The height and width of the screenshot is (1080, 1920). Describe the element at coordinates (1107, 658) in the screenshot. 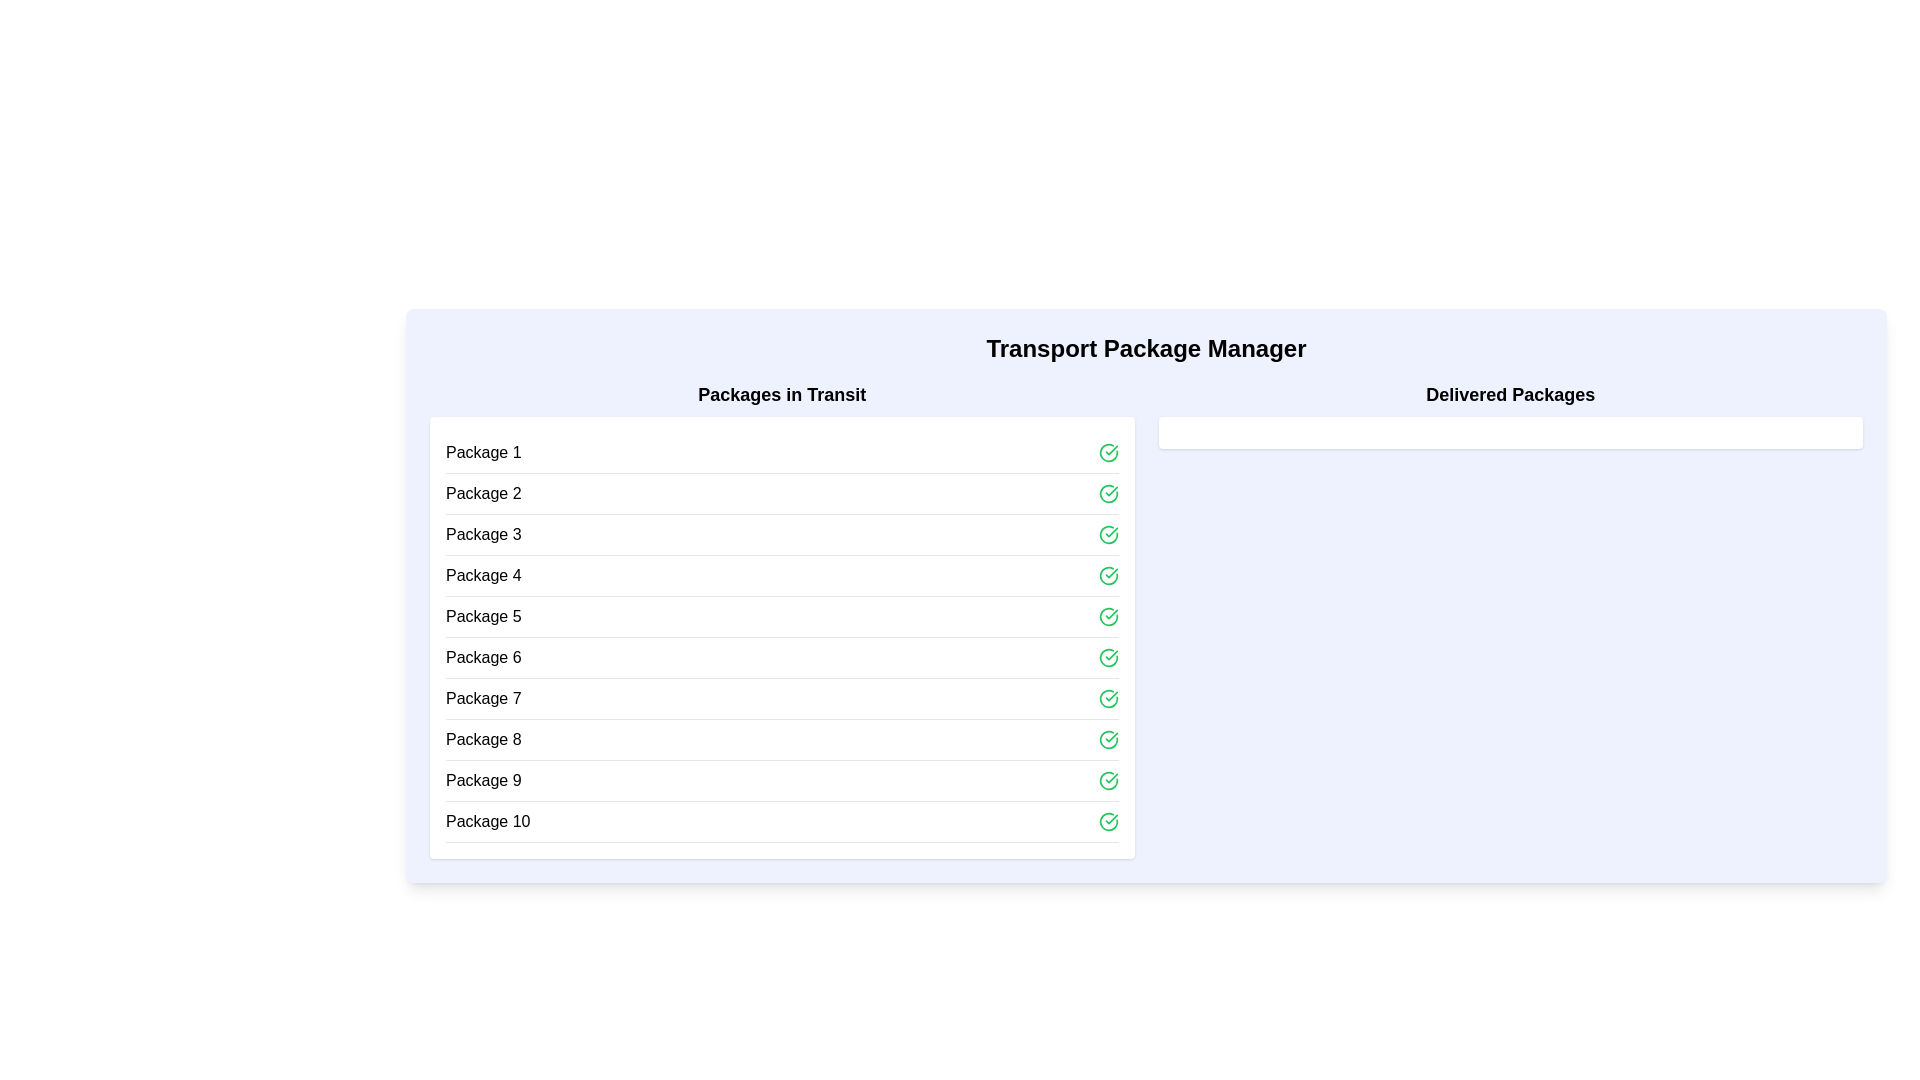

I see `the vector graphic indicating the status of the 'Package 8' entry in the 'Packages in Transit' section` at that location.